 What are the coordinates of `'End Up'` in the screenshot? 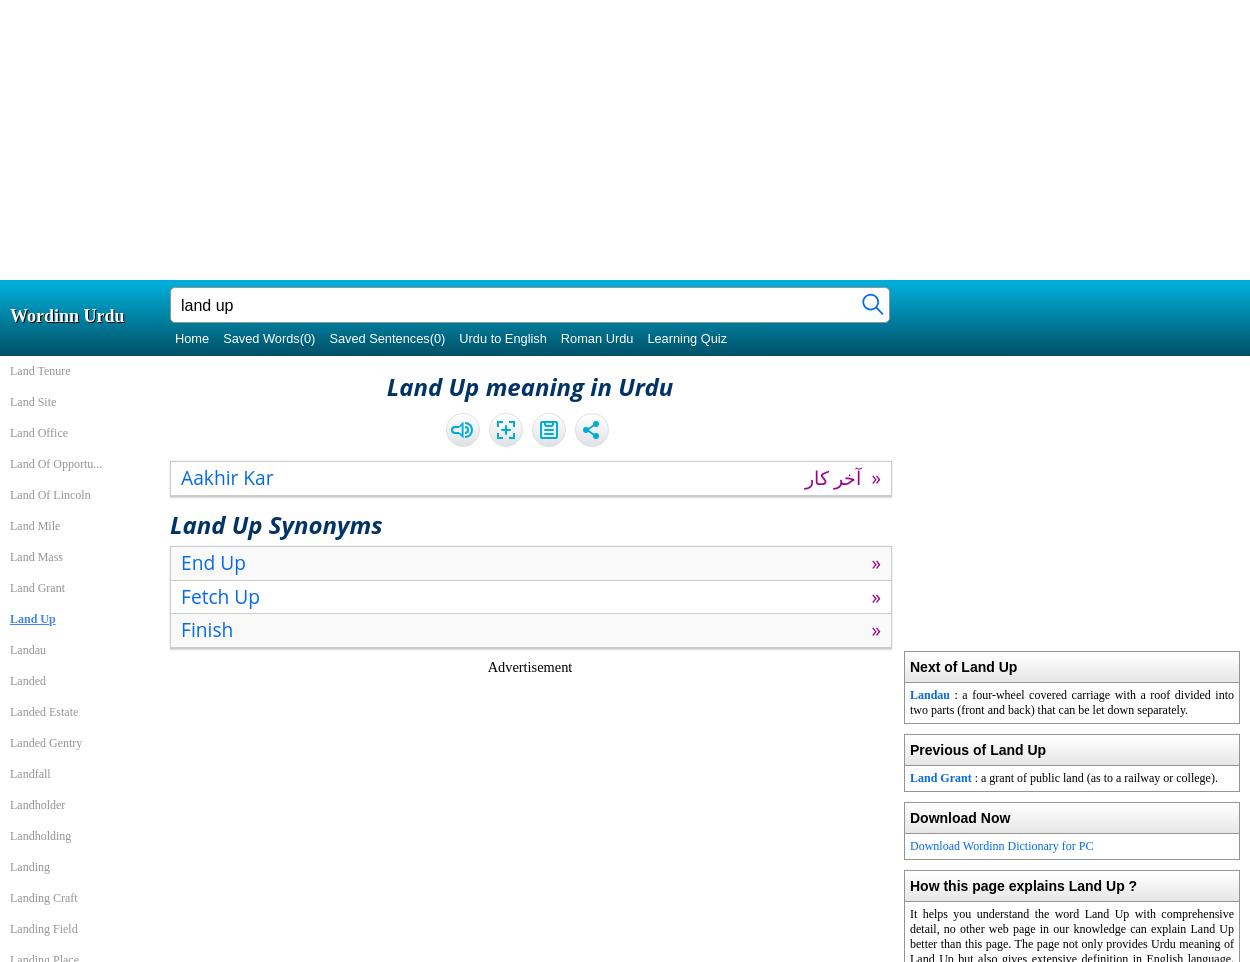 It's located at (212, 561).